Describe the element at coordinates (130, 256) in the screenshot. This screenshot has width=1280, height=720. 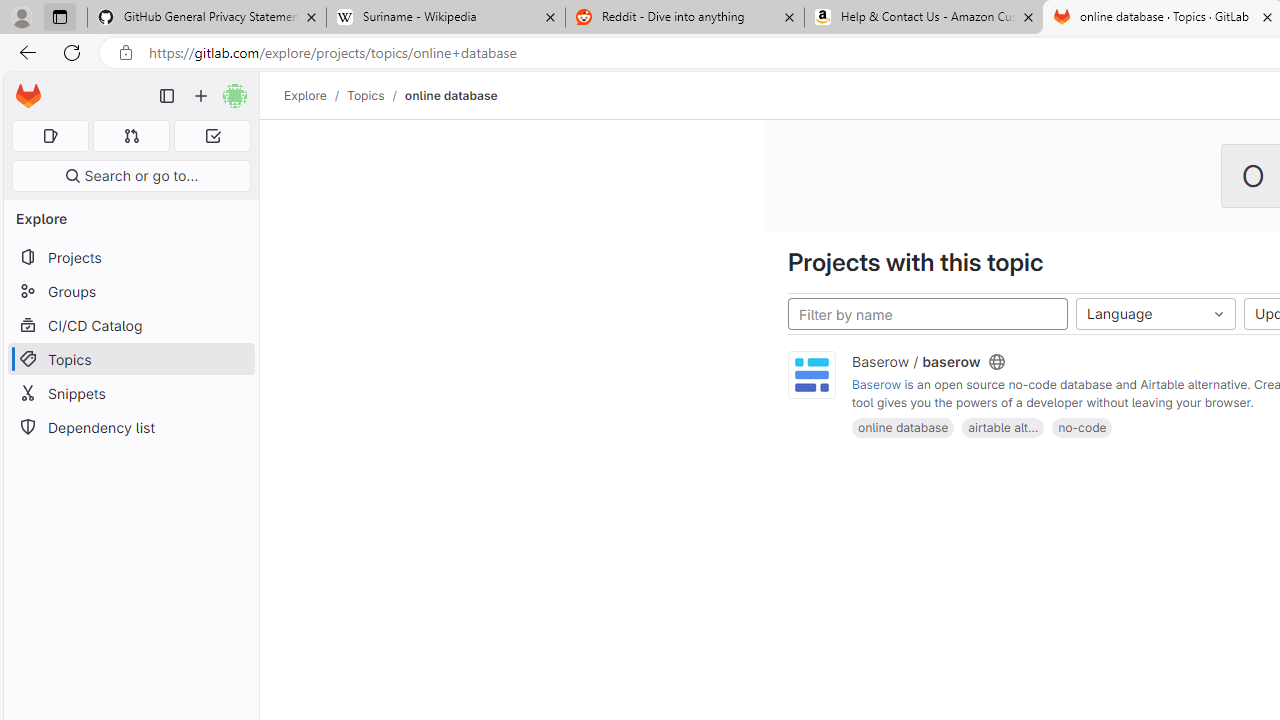
I see `'Projects'` at that location.